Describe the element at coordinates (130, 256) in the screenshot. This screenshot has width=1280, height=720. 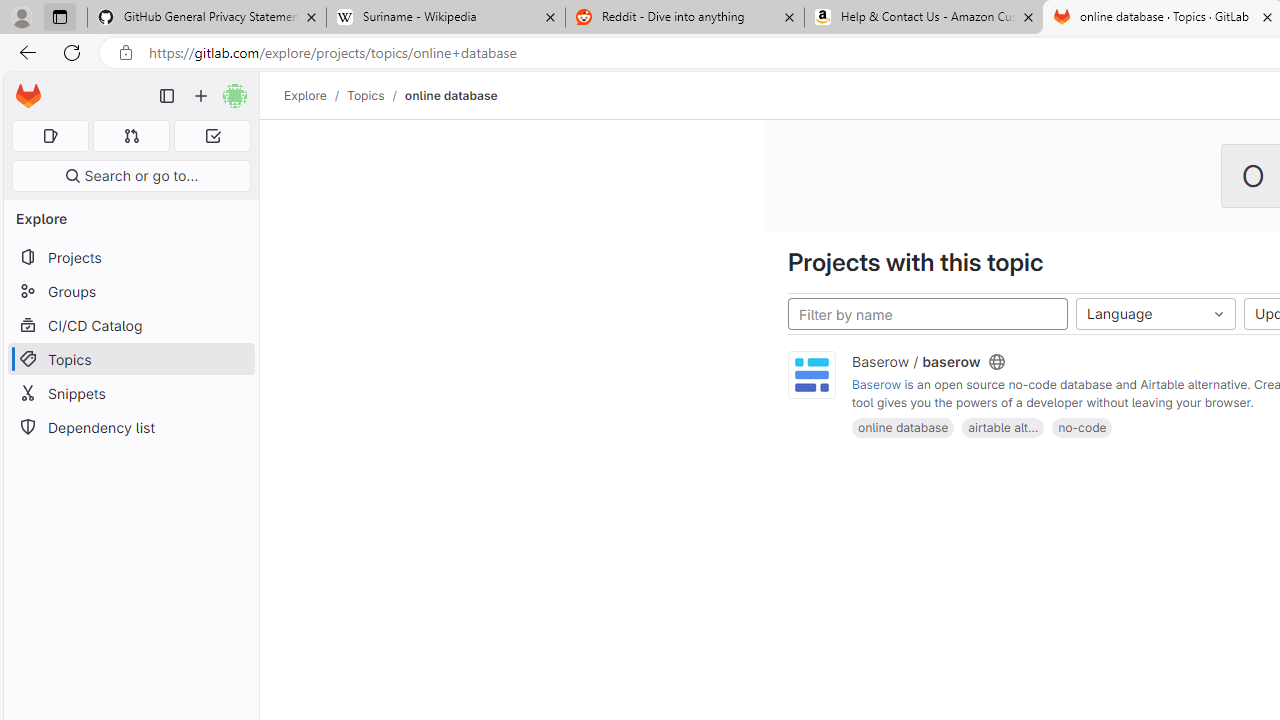
I see `'Projects'` at that location.